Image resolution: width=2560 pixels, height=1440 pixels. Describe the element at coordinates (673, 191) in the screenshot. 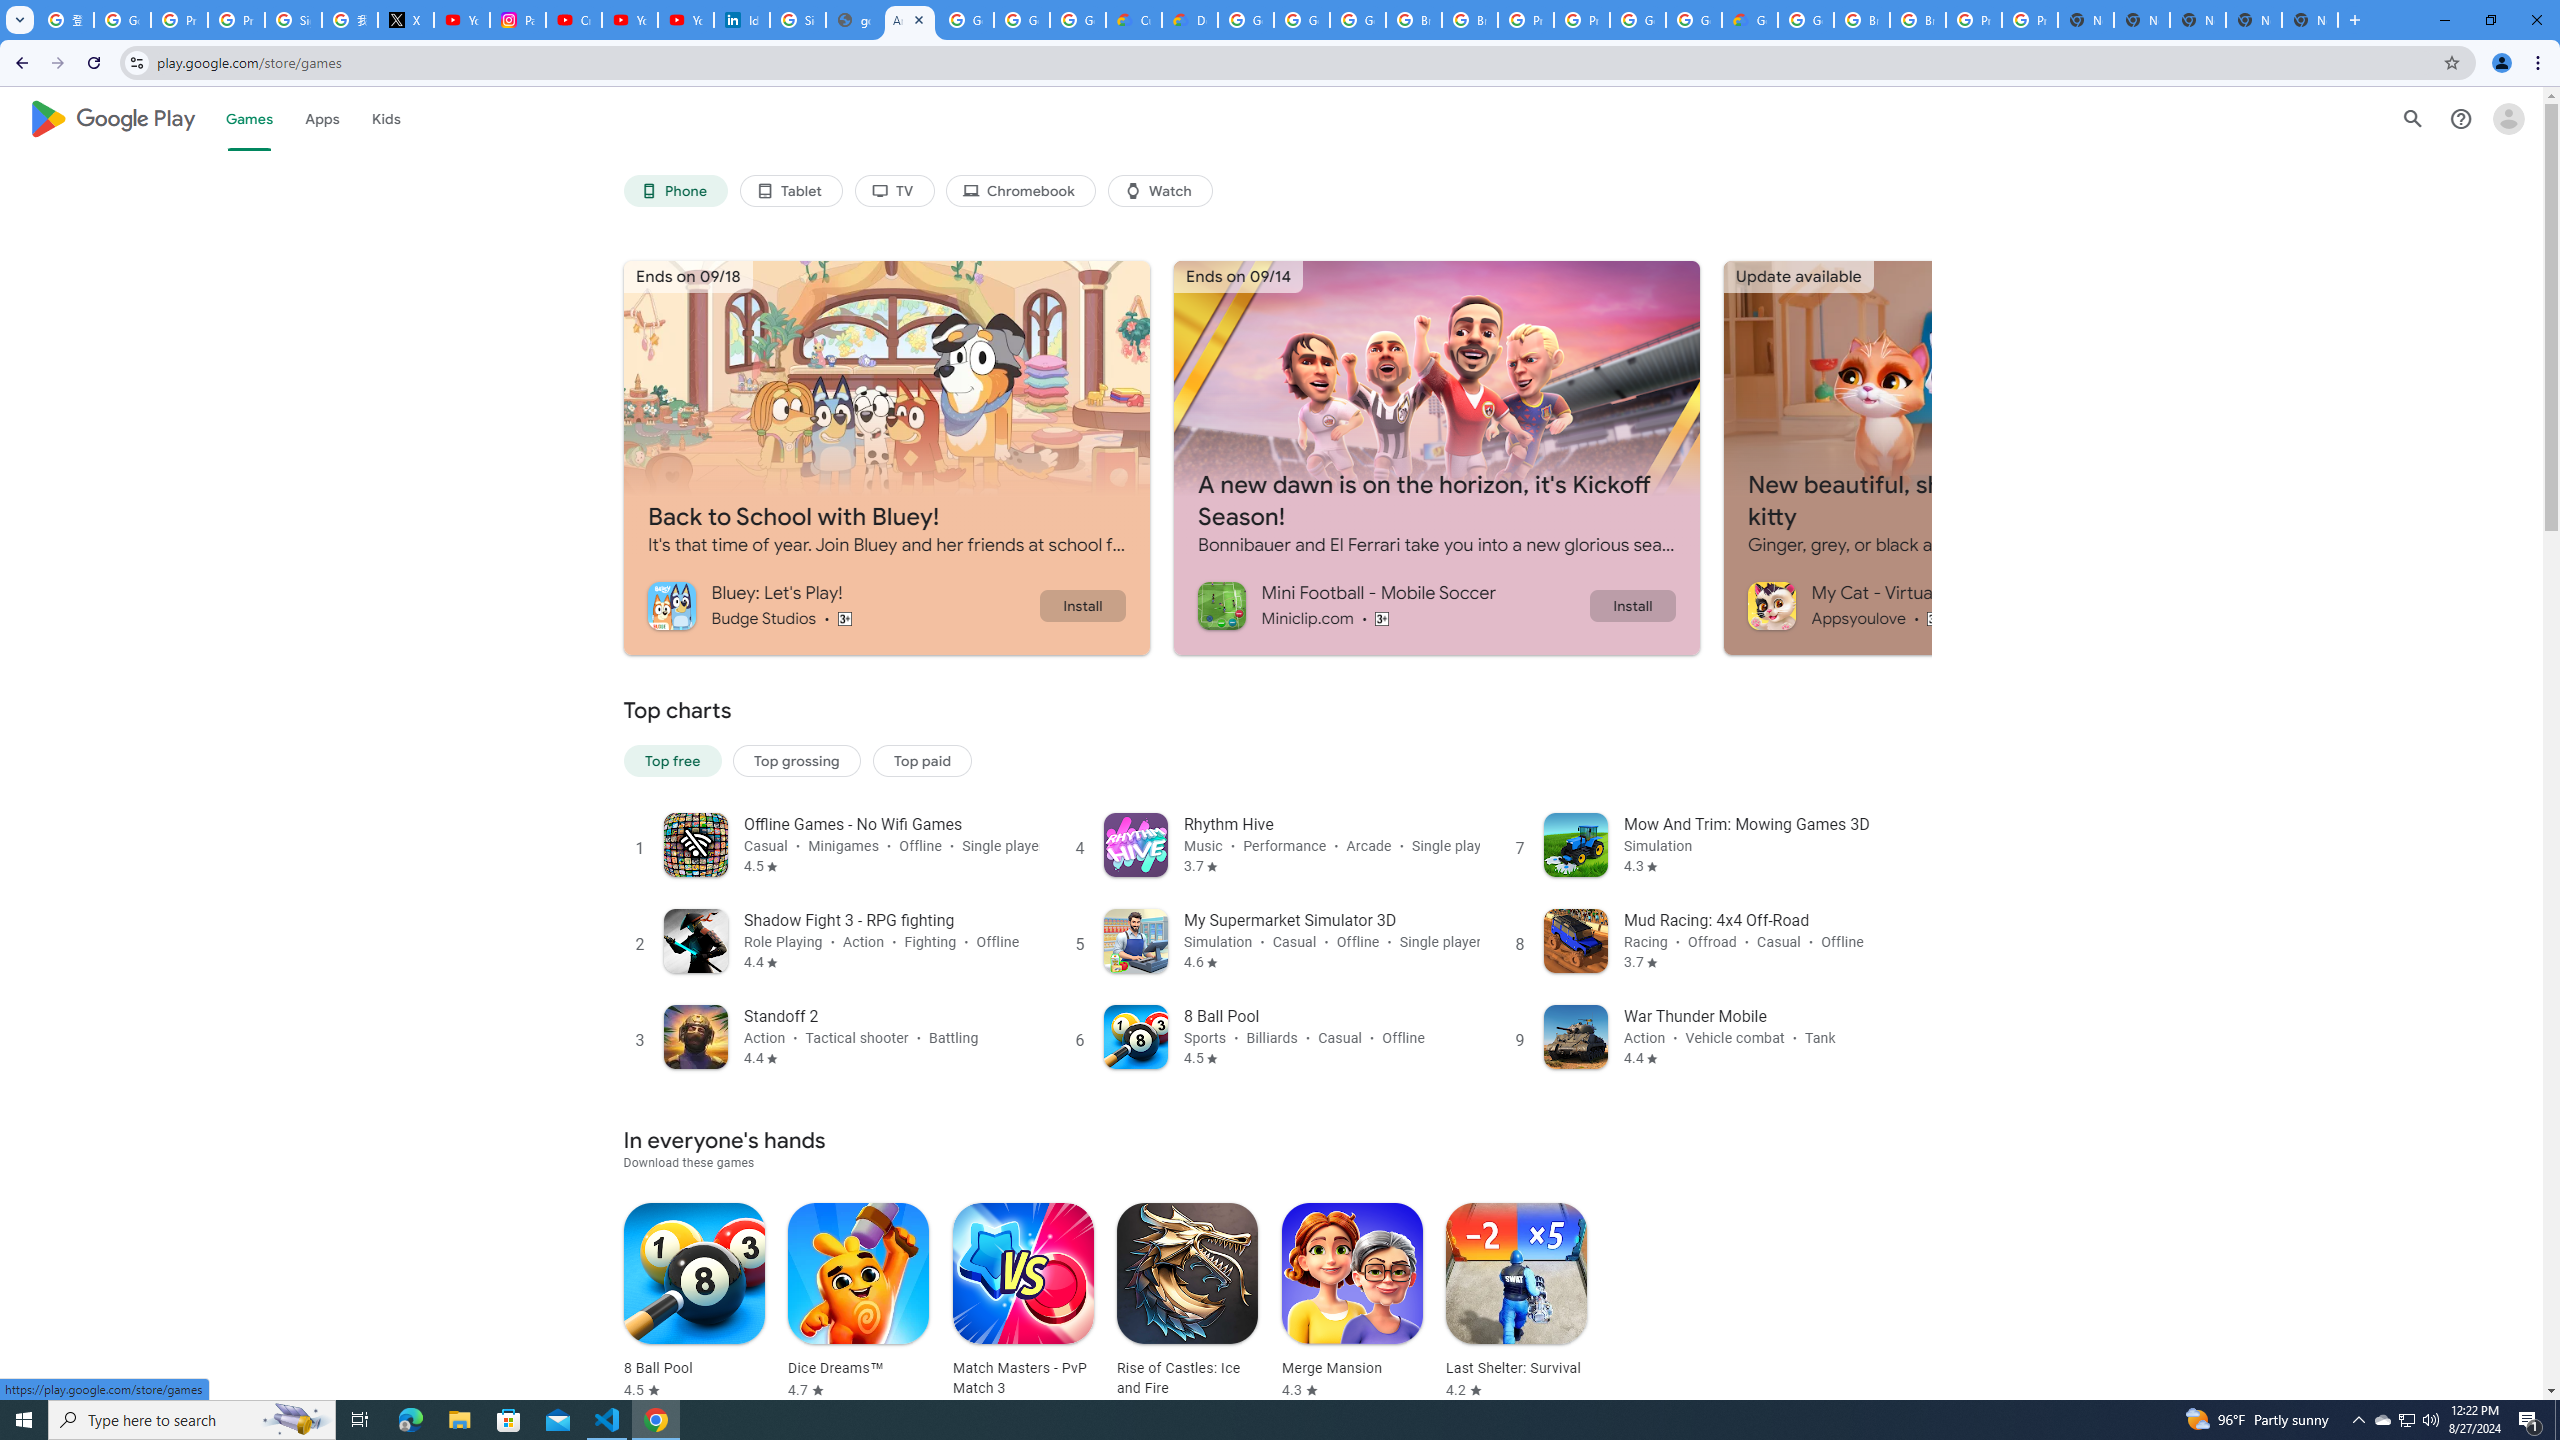

I see `'Phone'` at that location.